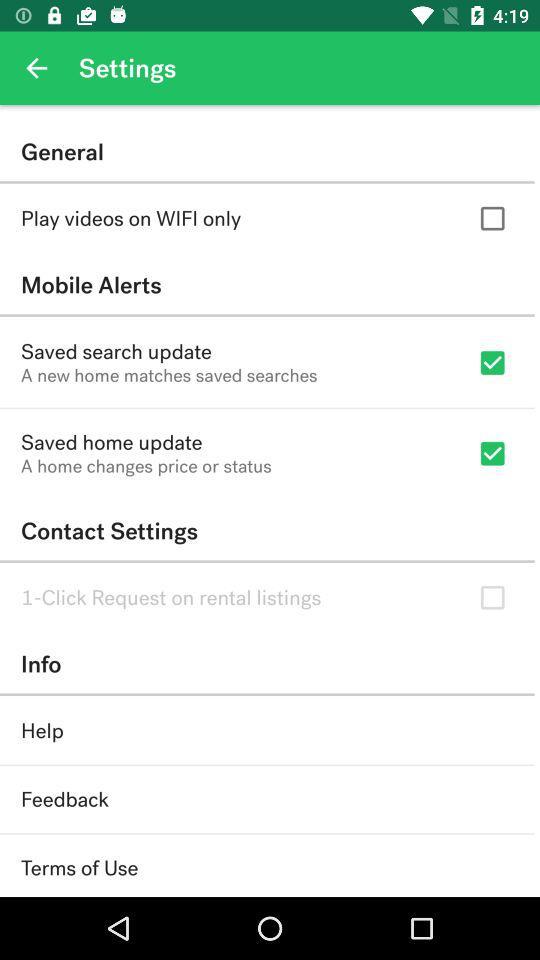  Describe the element at coordinates (267, 530) in the screenshot. I see `contact settings item` at that location.